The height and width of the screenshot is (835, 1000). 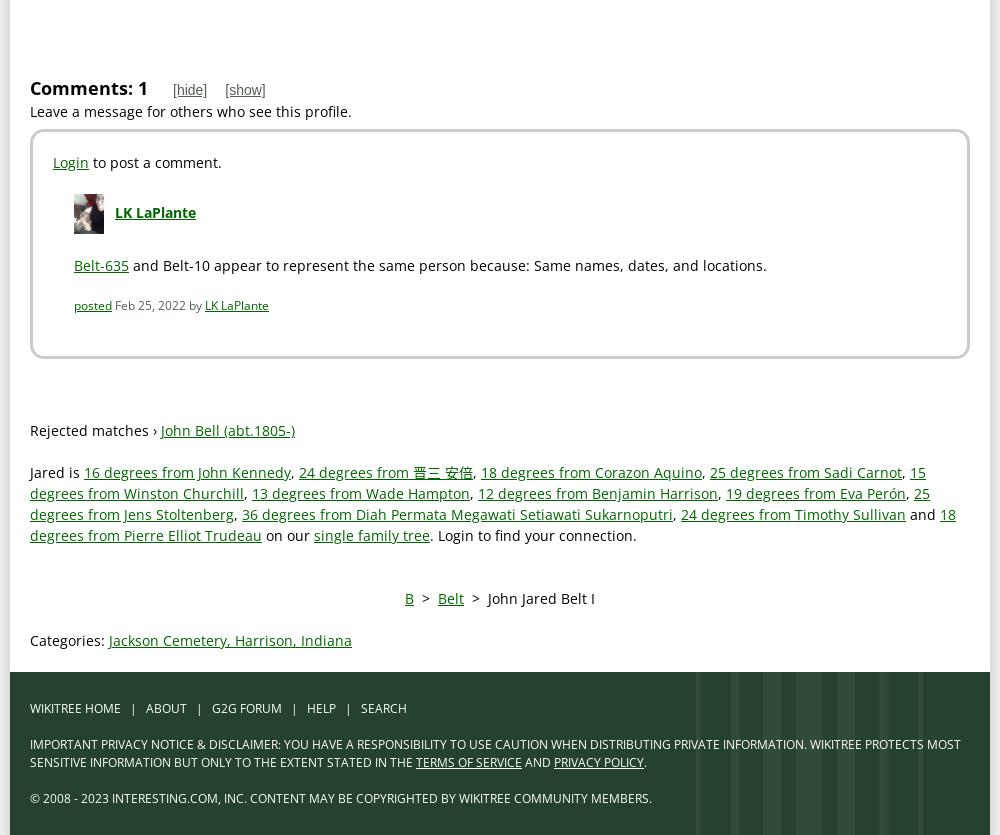 I want to click on '36 degrees from Diah Permata Megawati Setiawati Sukarnoputri', so click(x=456, y=514).